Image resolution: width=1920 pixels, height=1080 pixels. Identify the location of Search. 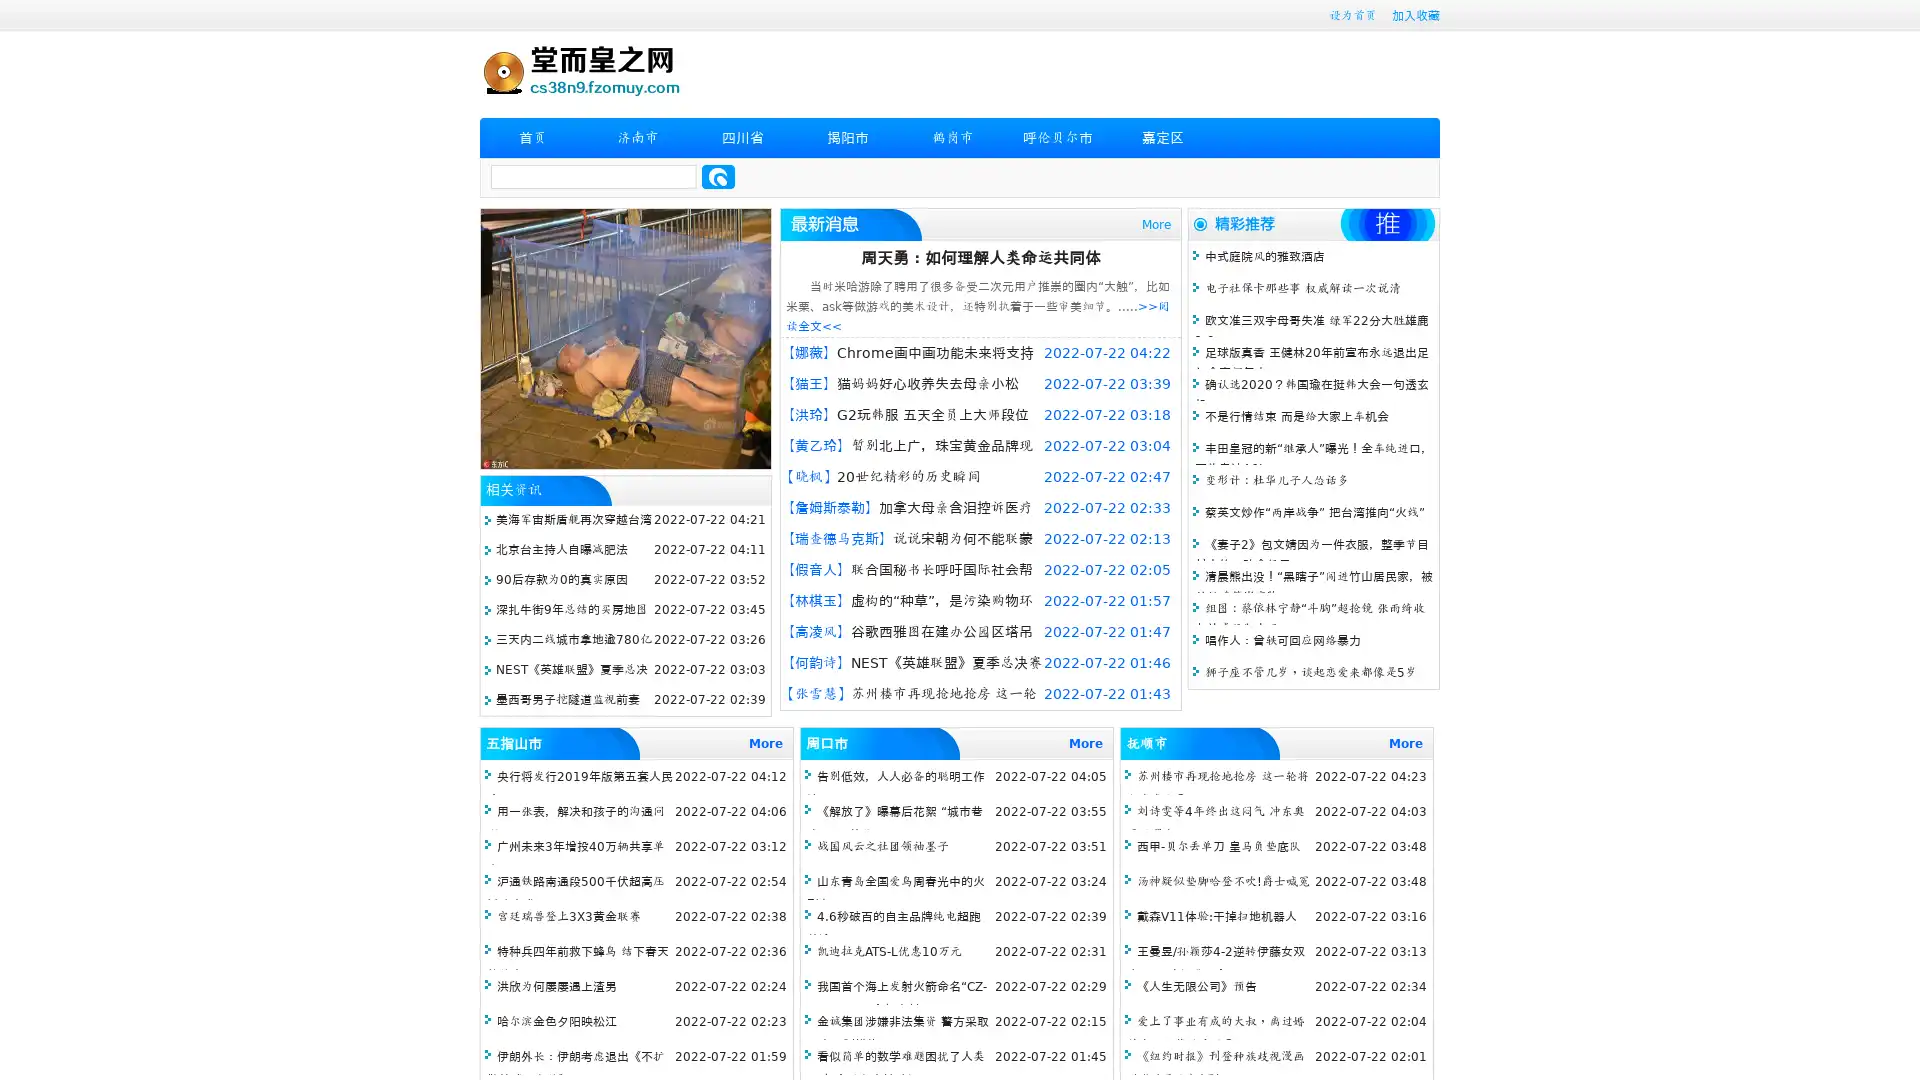
(718, 176).